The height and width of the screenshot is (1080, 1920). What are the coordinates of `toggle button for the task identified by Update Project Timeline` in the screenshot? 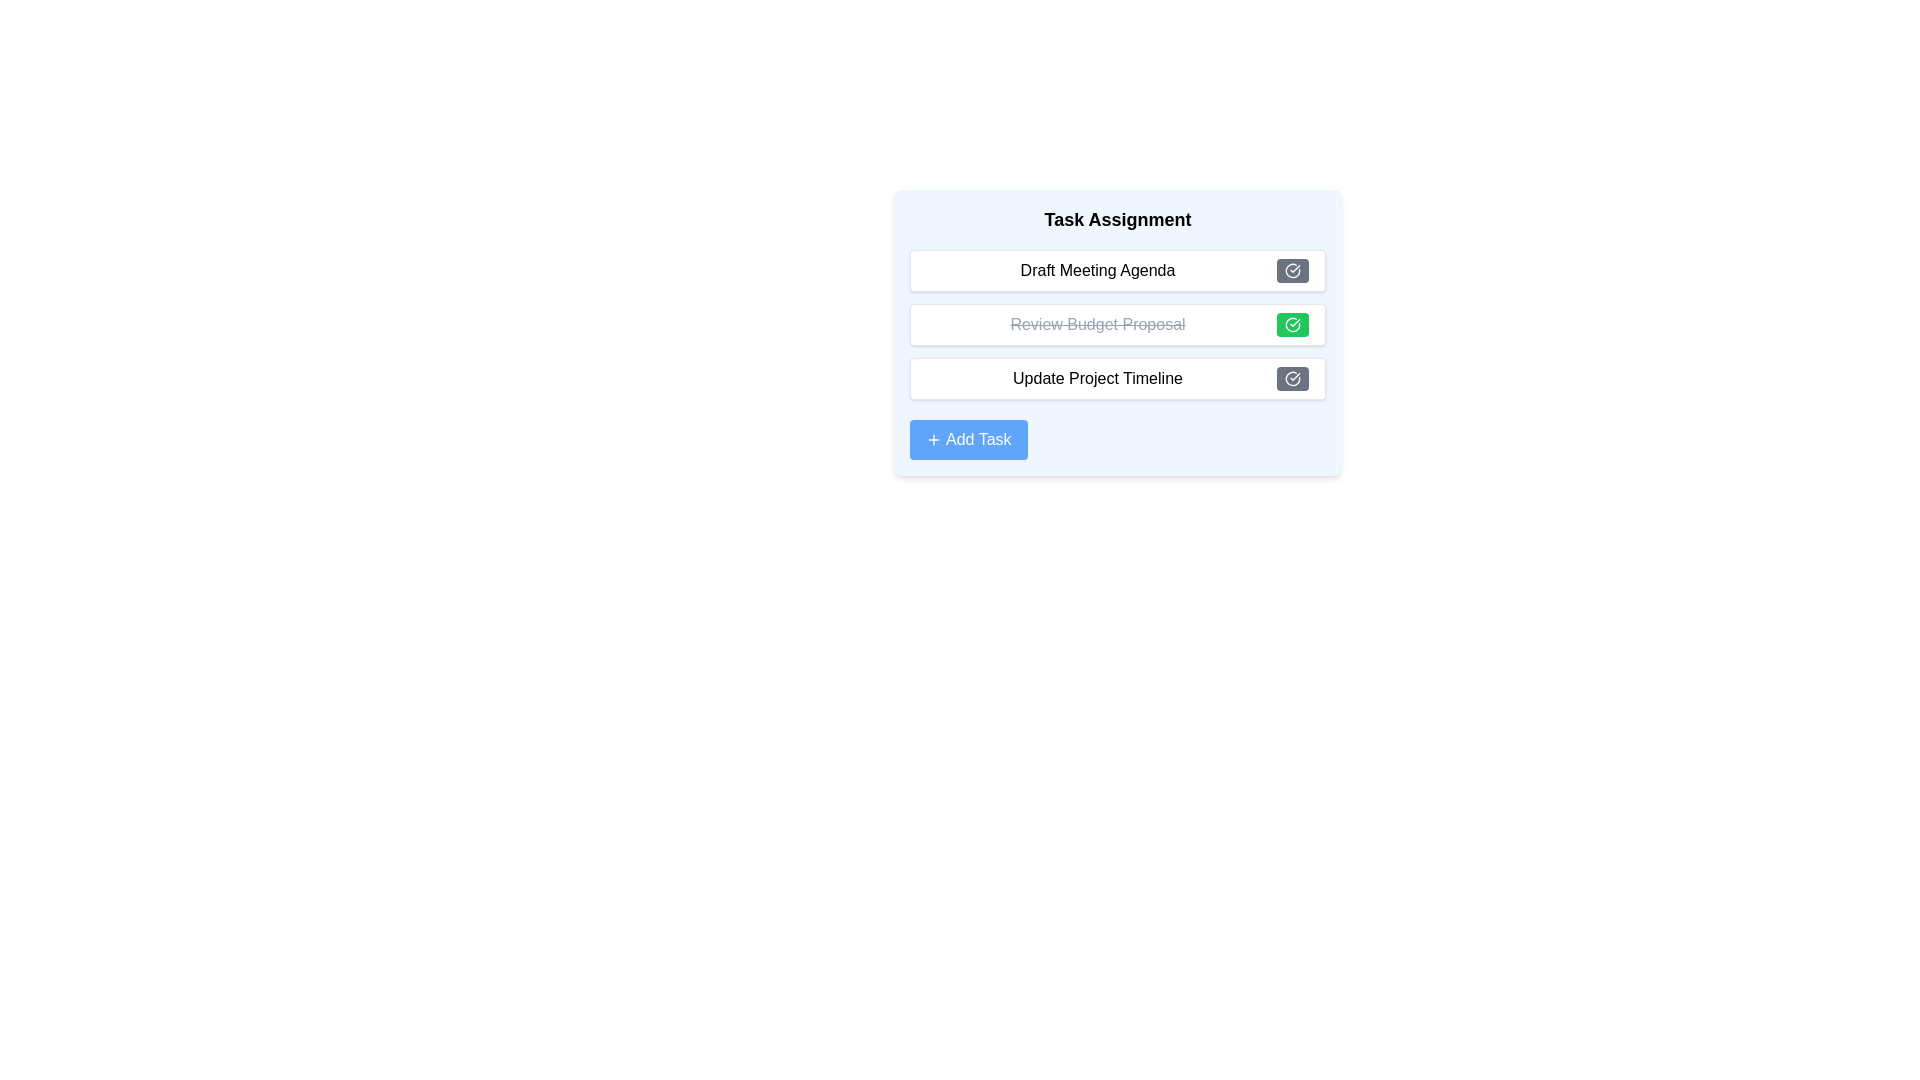 It's located at (1292, 378).